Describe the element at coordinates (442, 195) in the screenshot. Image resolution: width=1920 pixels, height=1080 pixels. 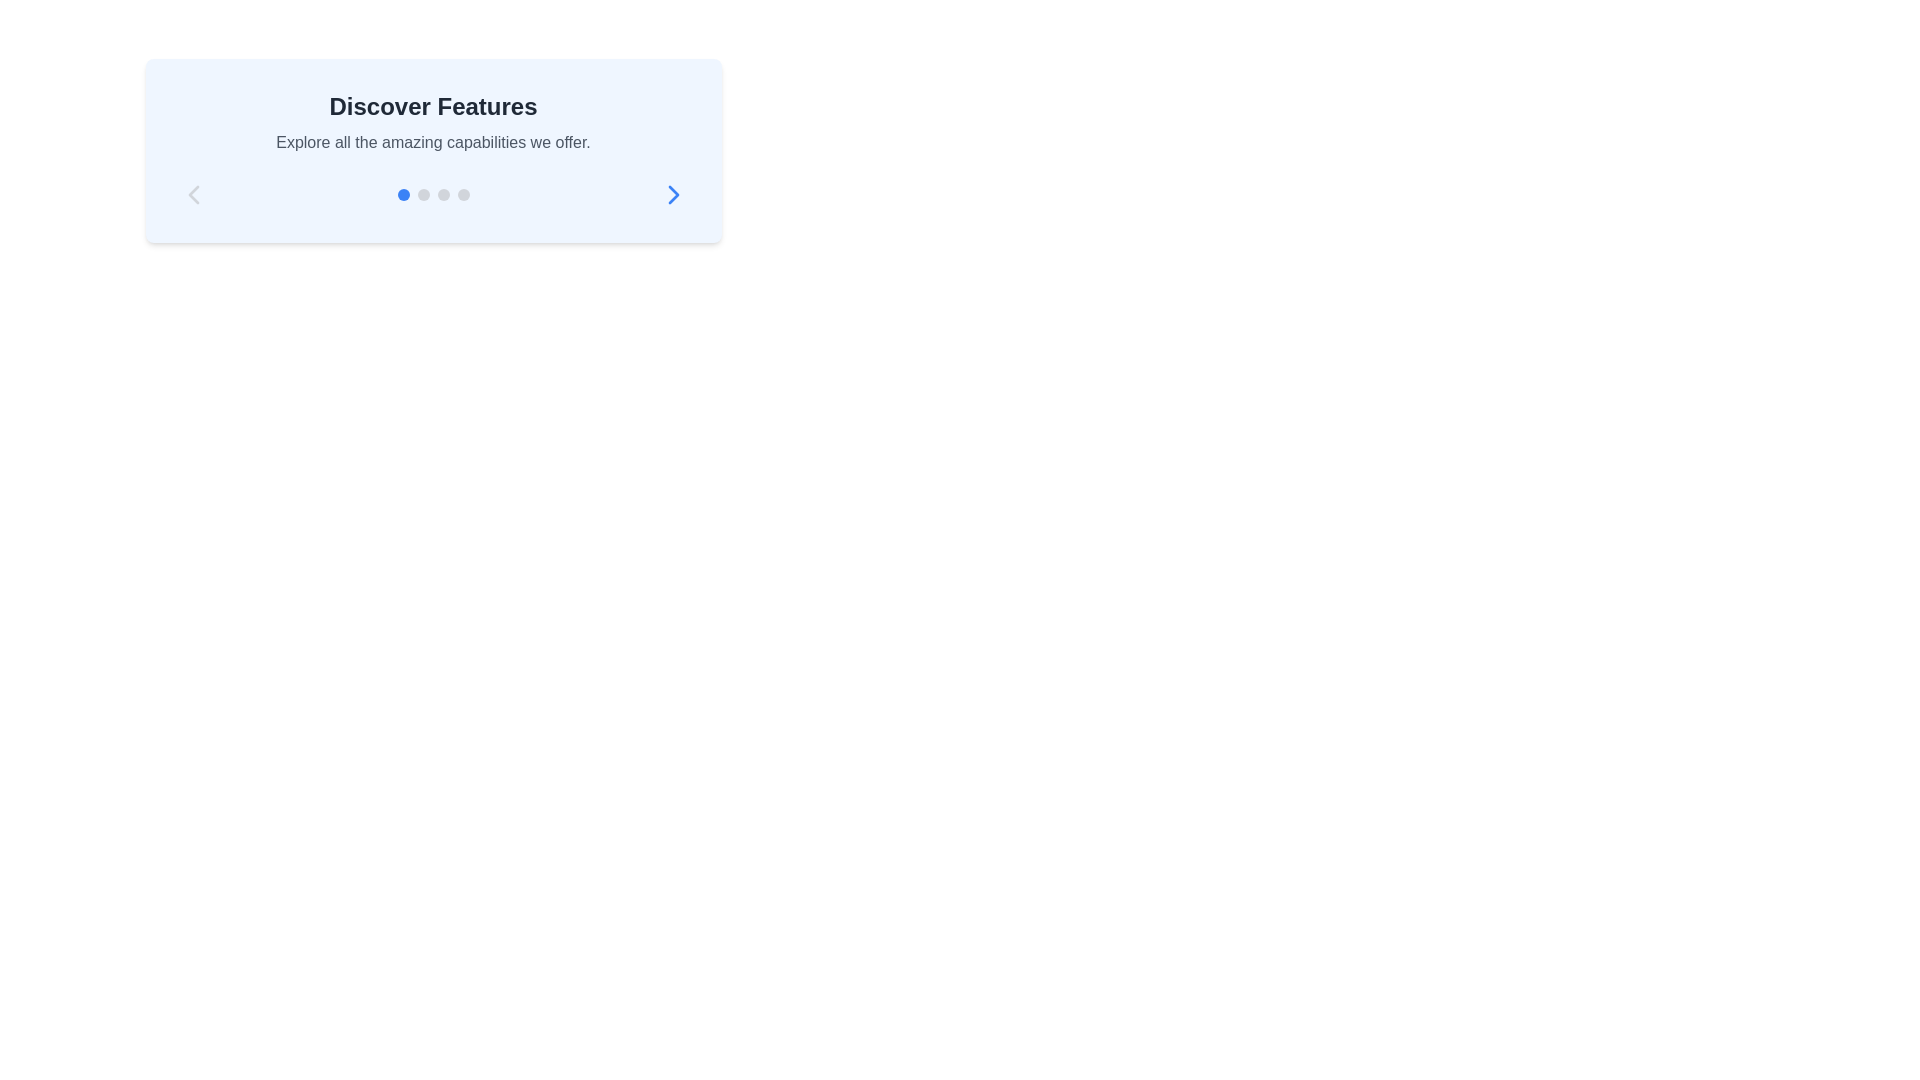
I see `the third dot in the sequence of four dots that indicates the currently displayed item beneath the 'Discover Features' text` at that location.